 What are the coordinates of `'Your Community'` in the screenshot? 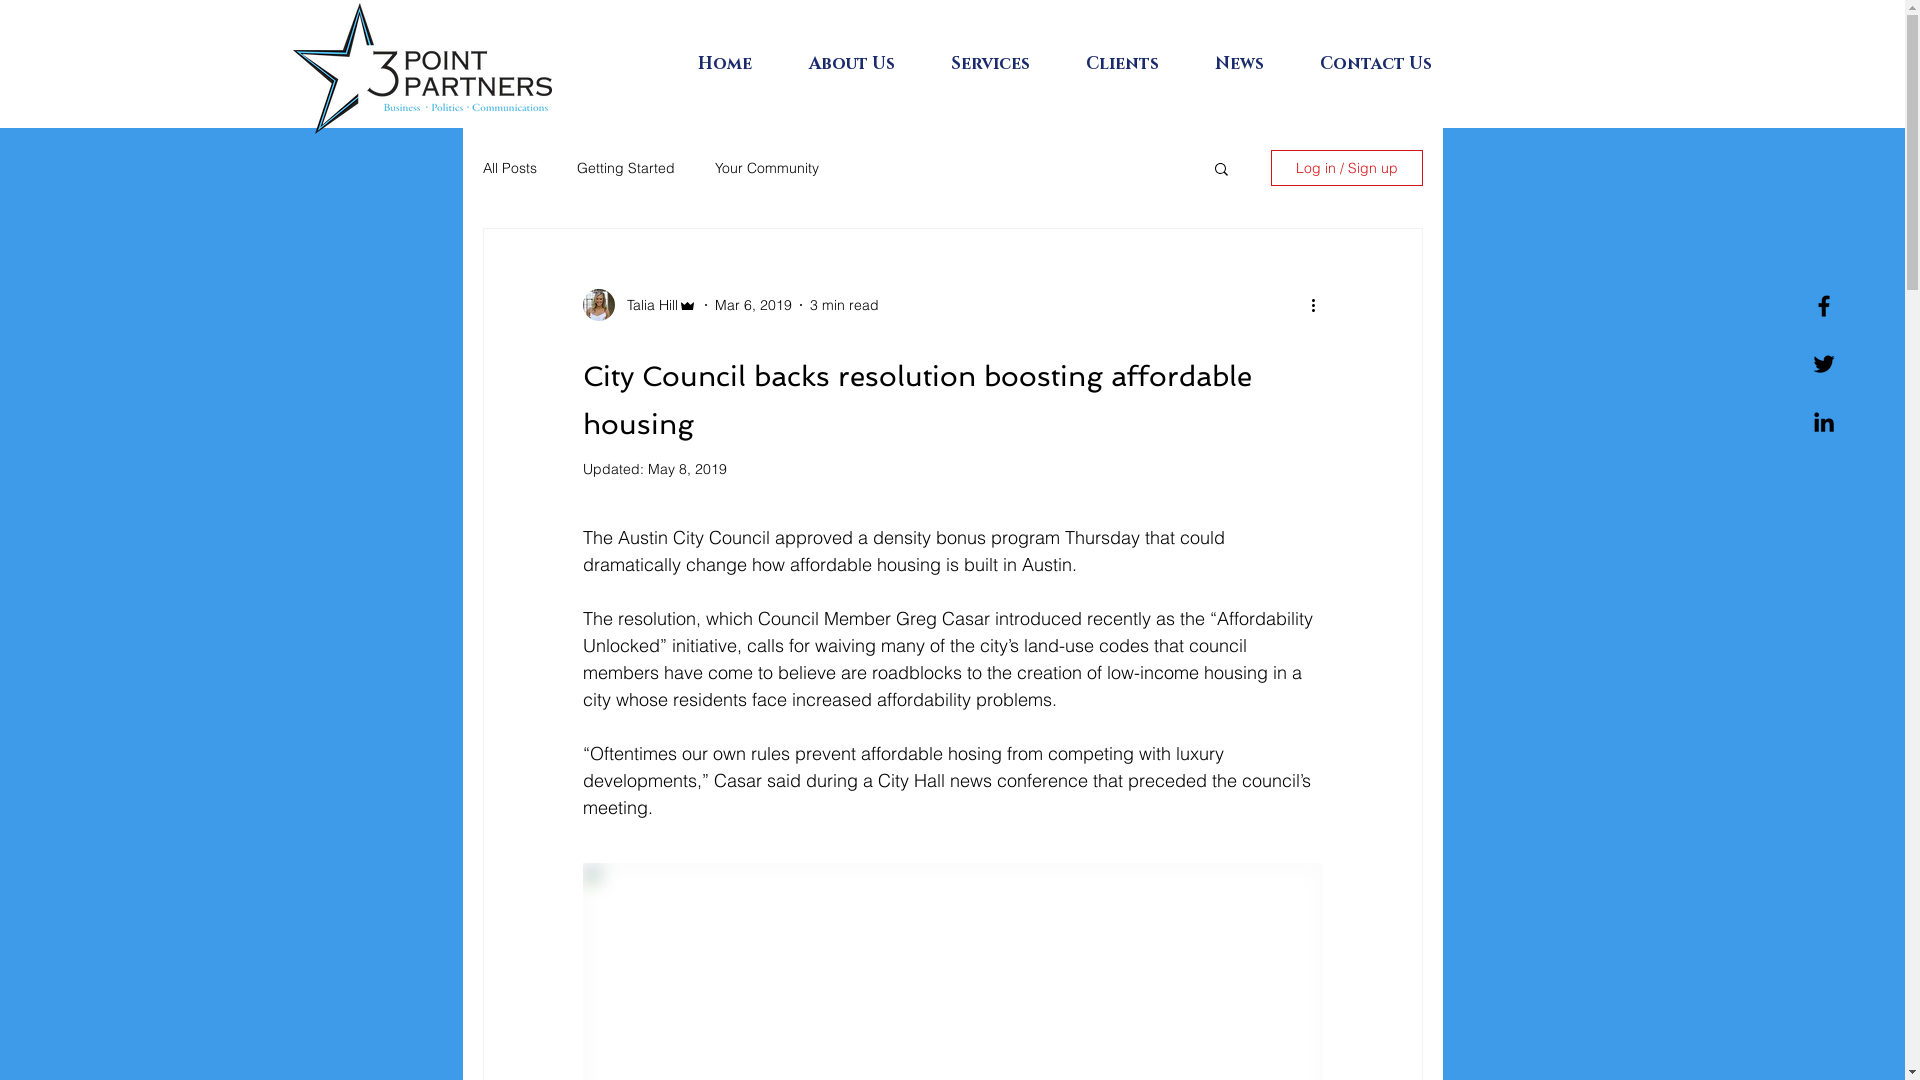 It's located at (765, 167).